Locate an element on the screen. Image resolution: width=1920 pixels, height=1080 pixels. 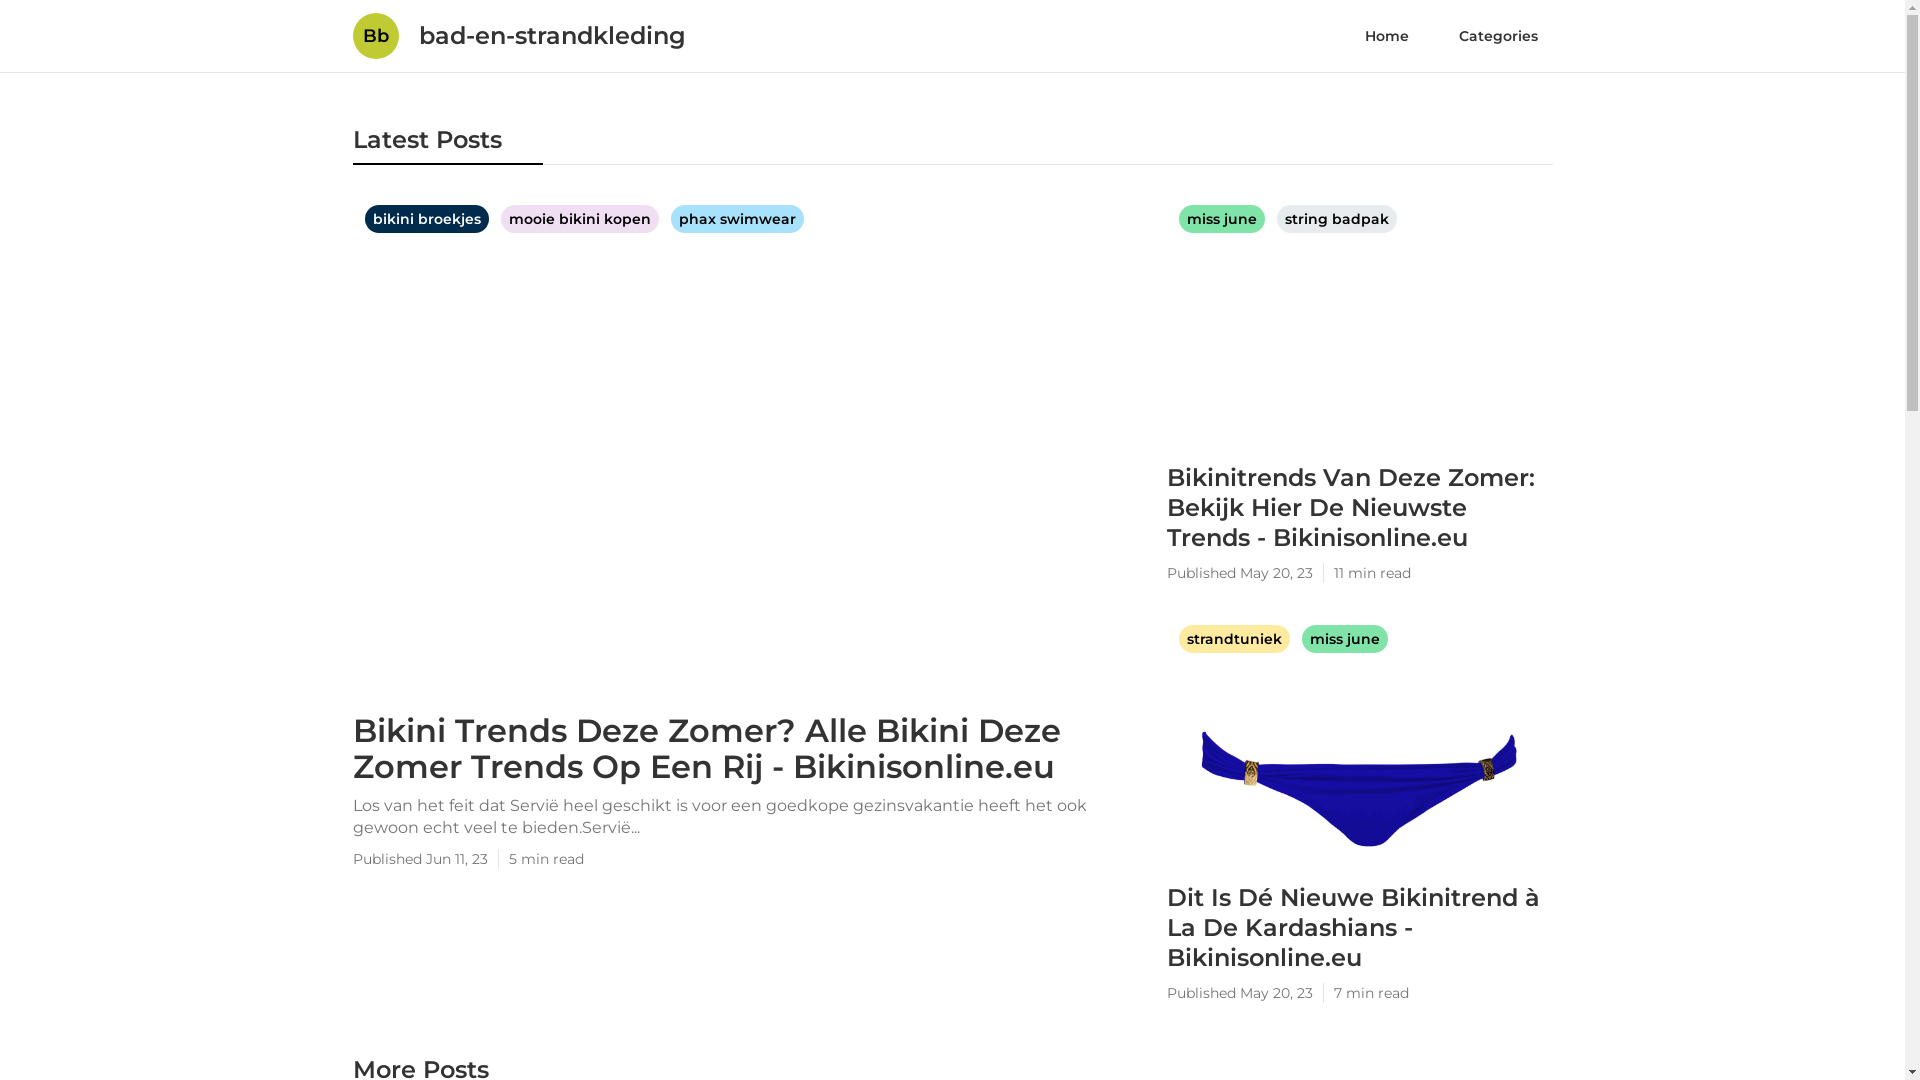
'mooie bikini kopen' is located at coordinates (579, 219).